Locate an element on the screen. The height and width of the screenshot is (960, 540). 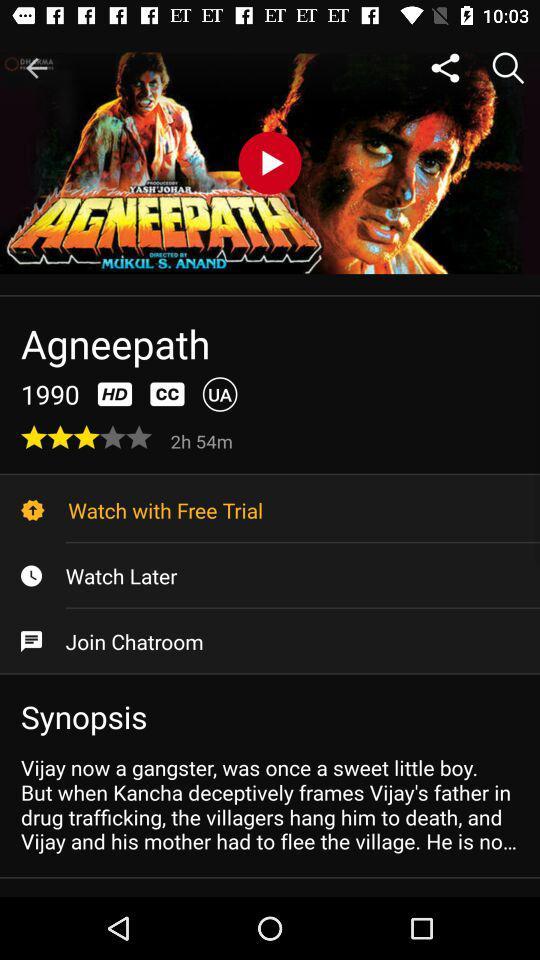
vijay now a icon is located at coordinates (270, 804).